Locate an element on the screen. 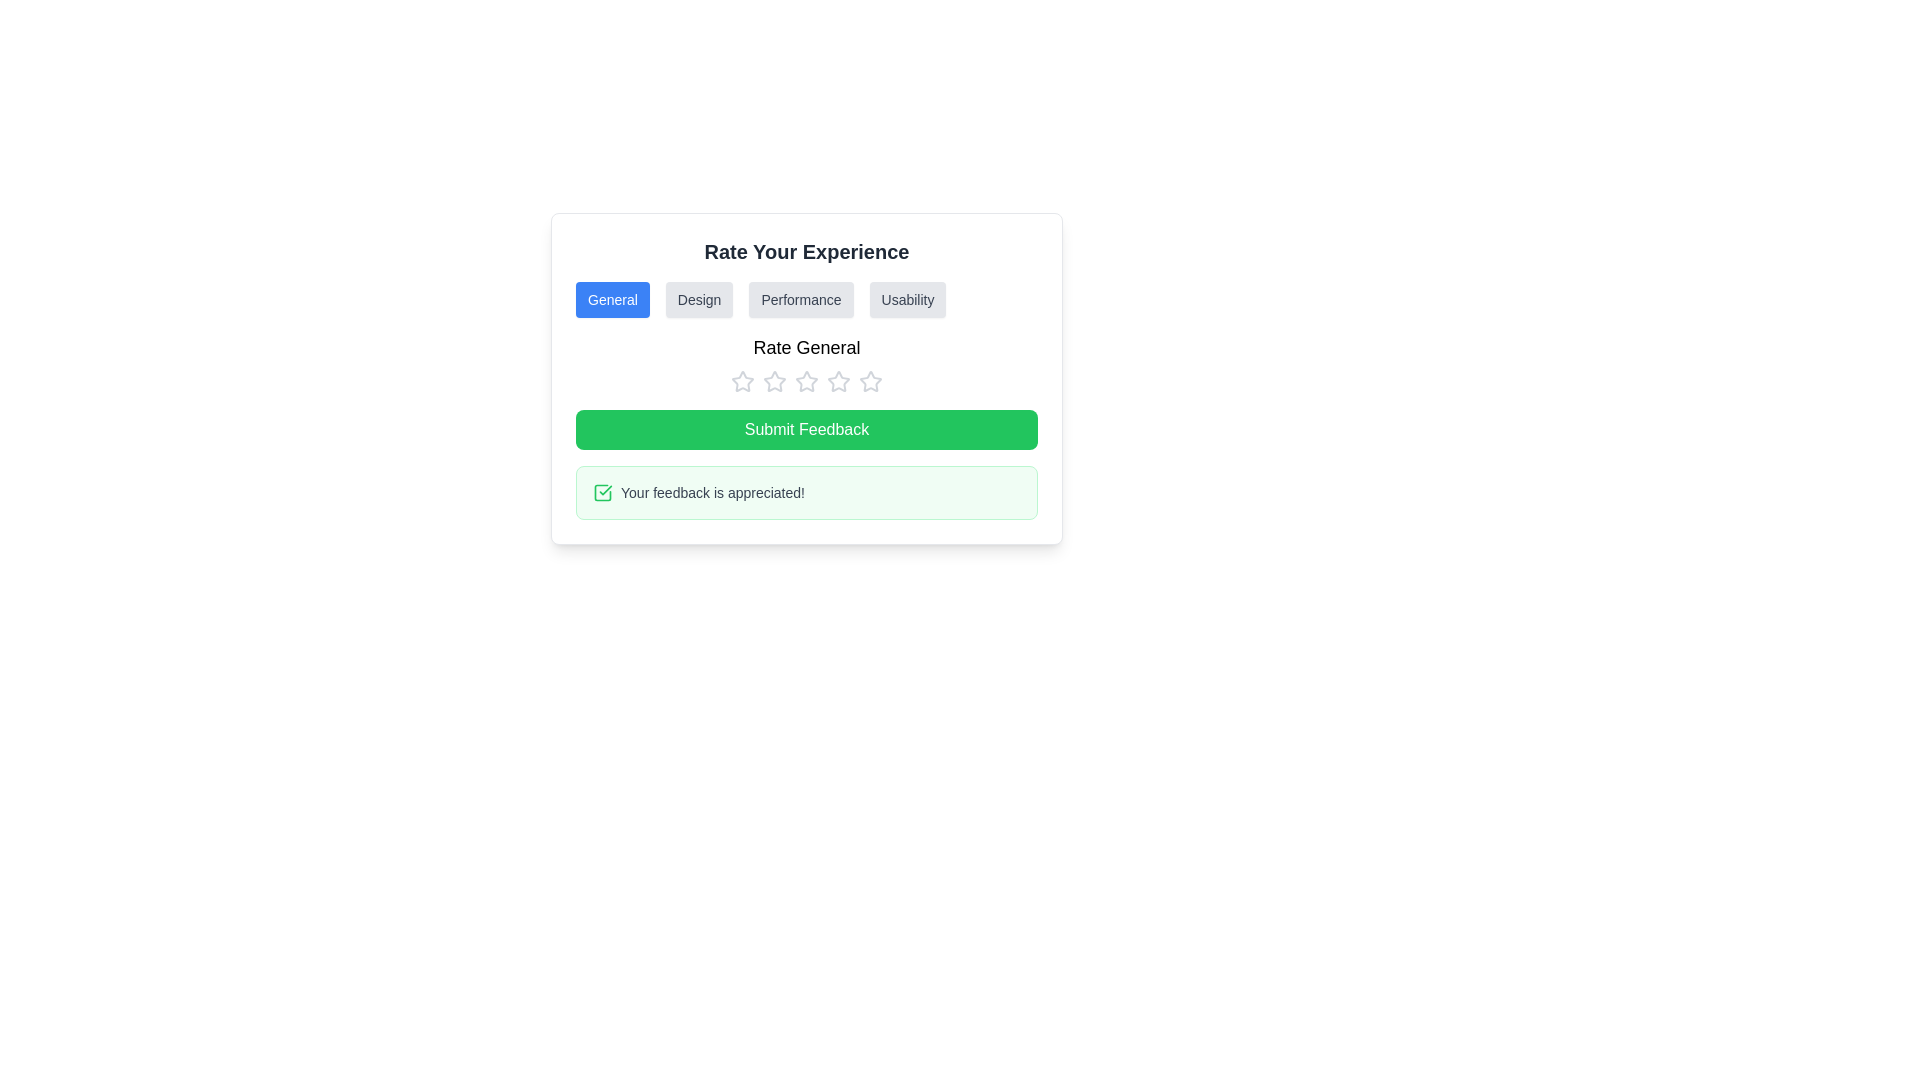  the 'Usability' tab, which is the fourth tab is located at coordinates (906, 300).